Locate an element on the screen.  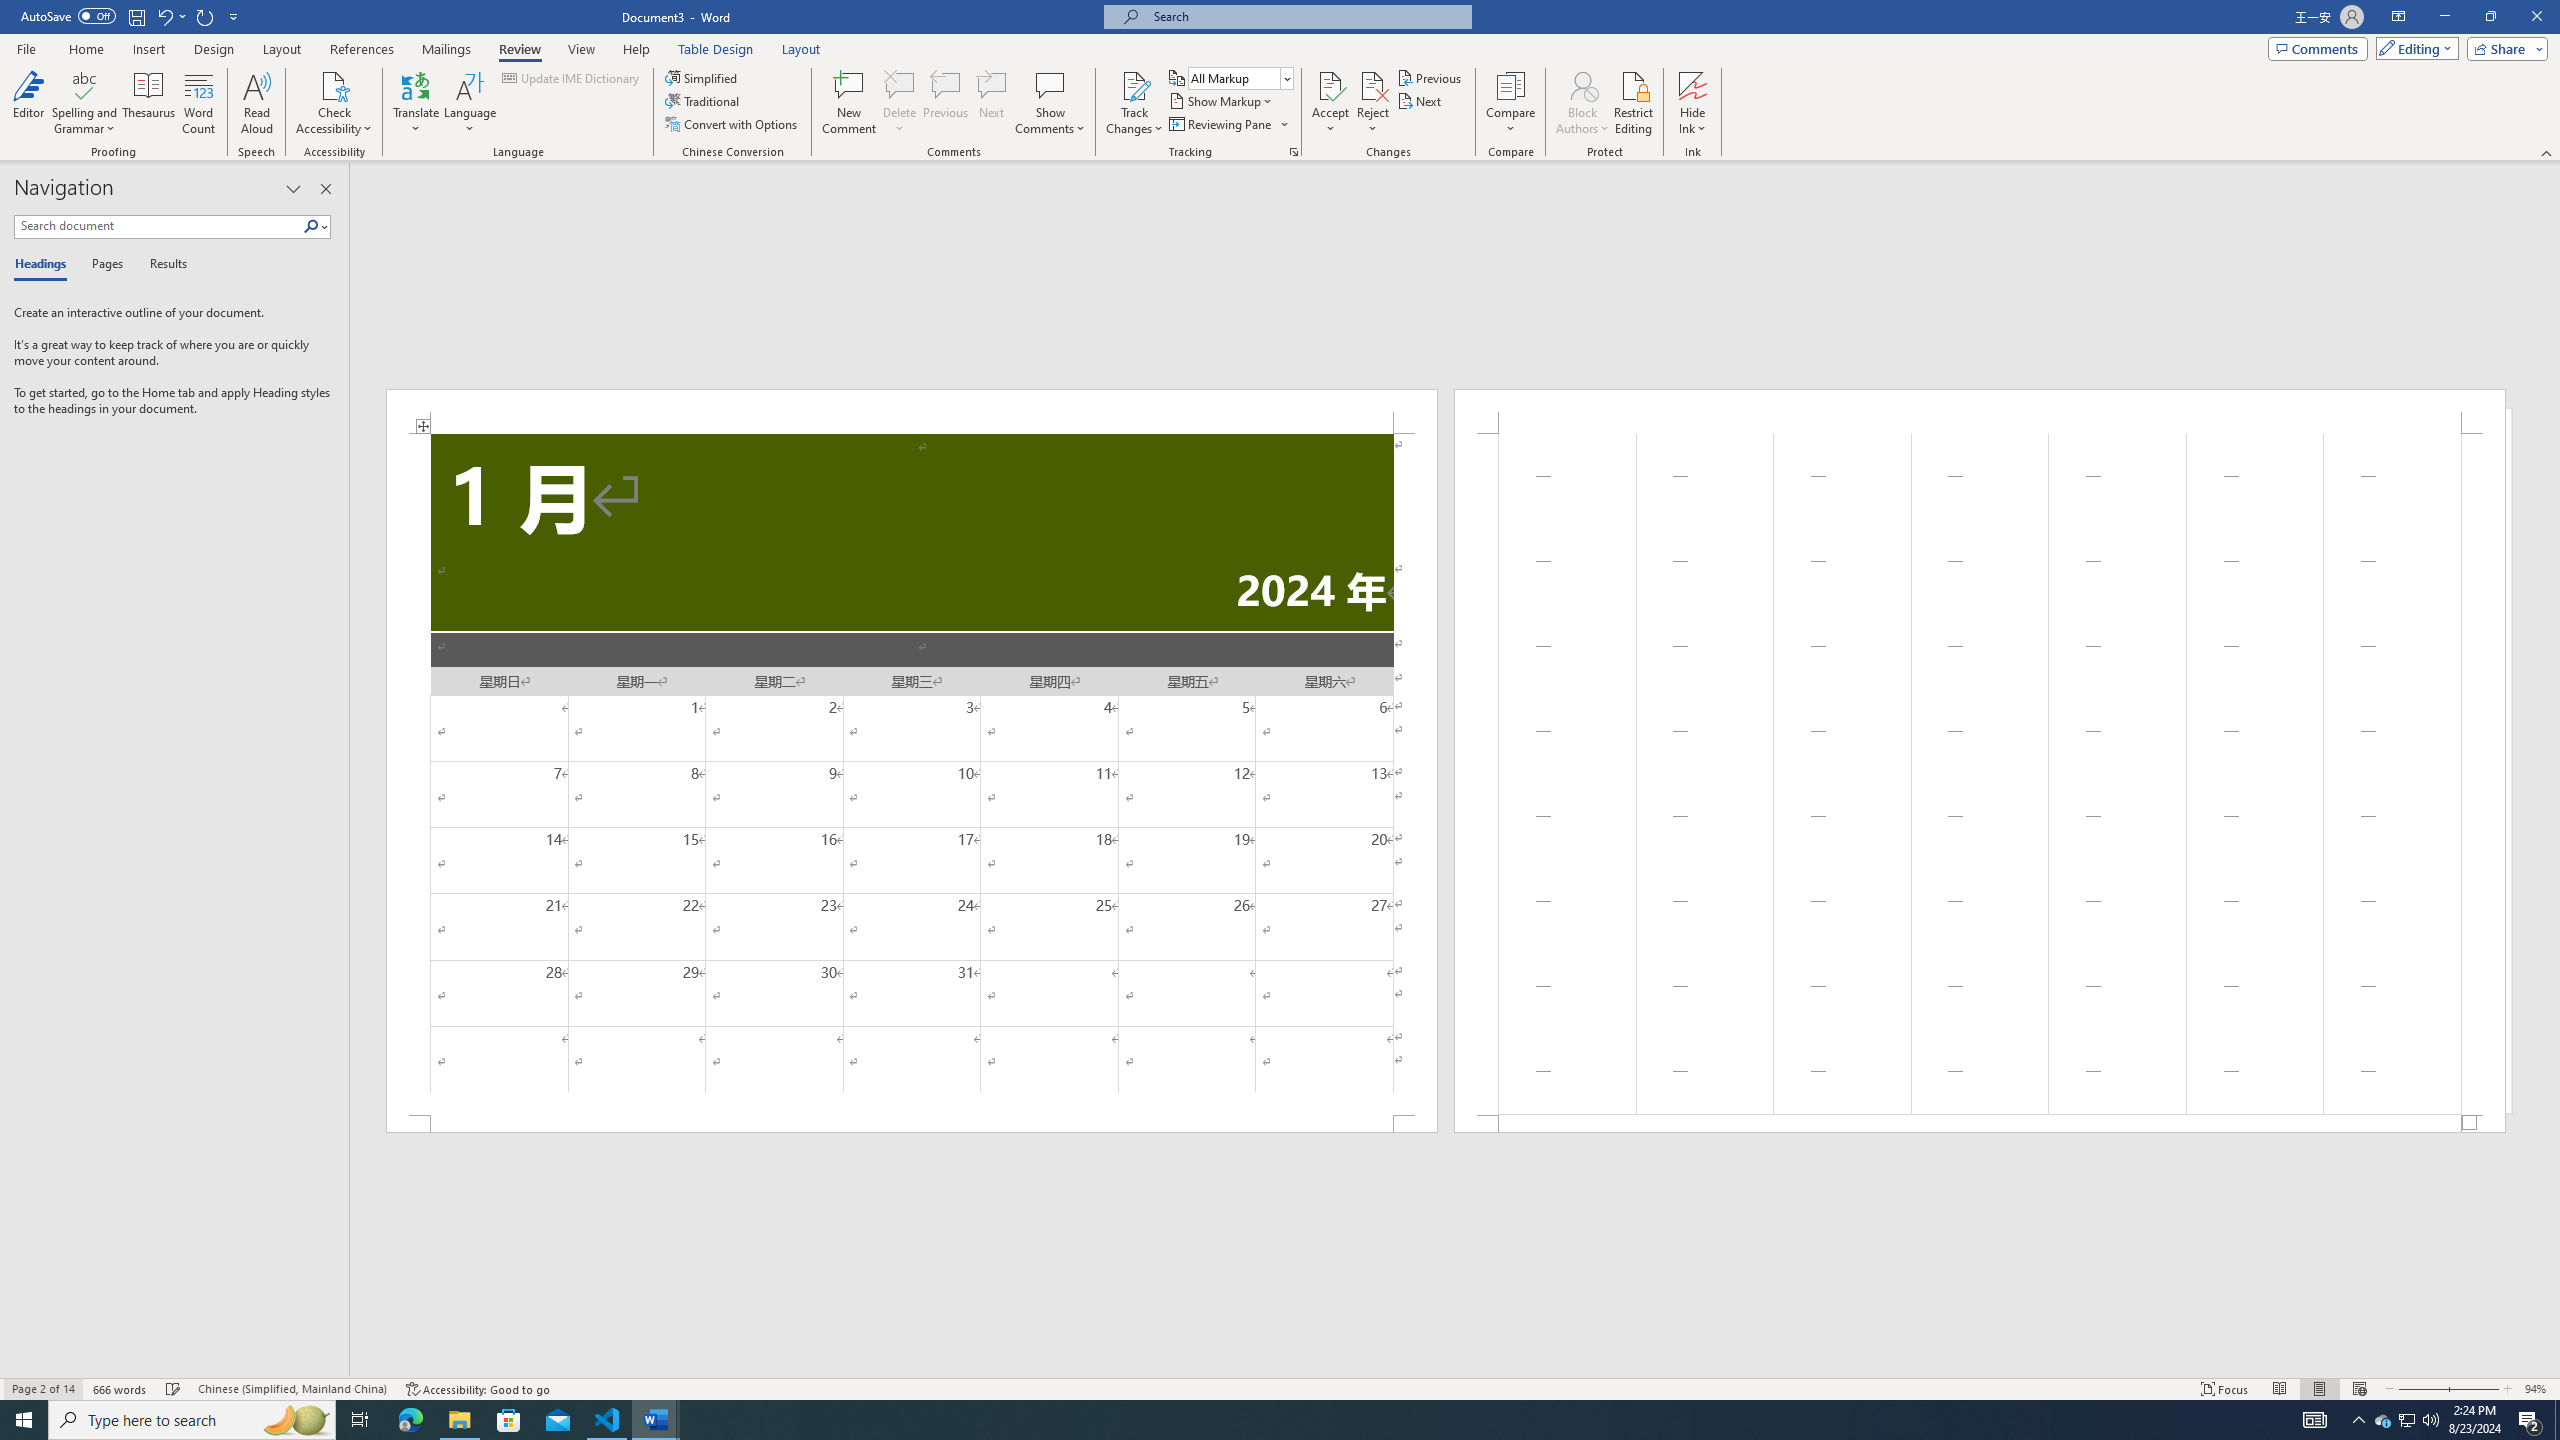
'Check Accessibility' is located at coordinates (334, 84).